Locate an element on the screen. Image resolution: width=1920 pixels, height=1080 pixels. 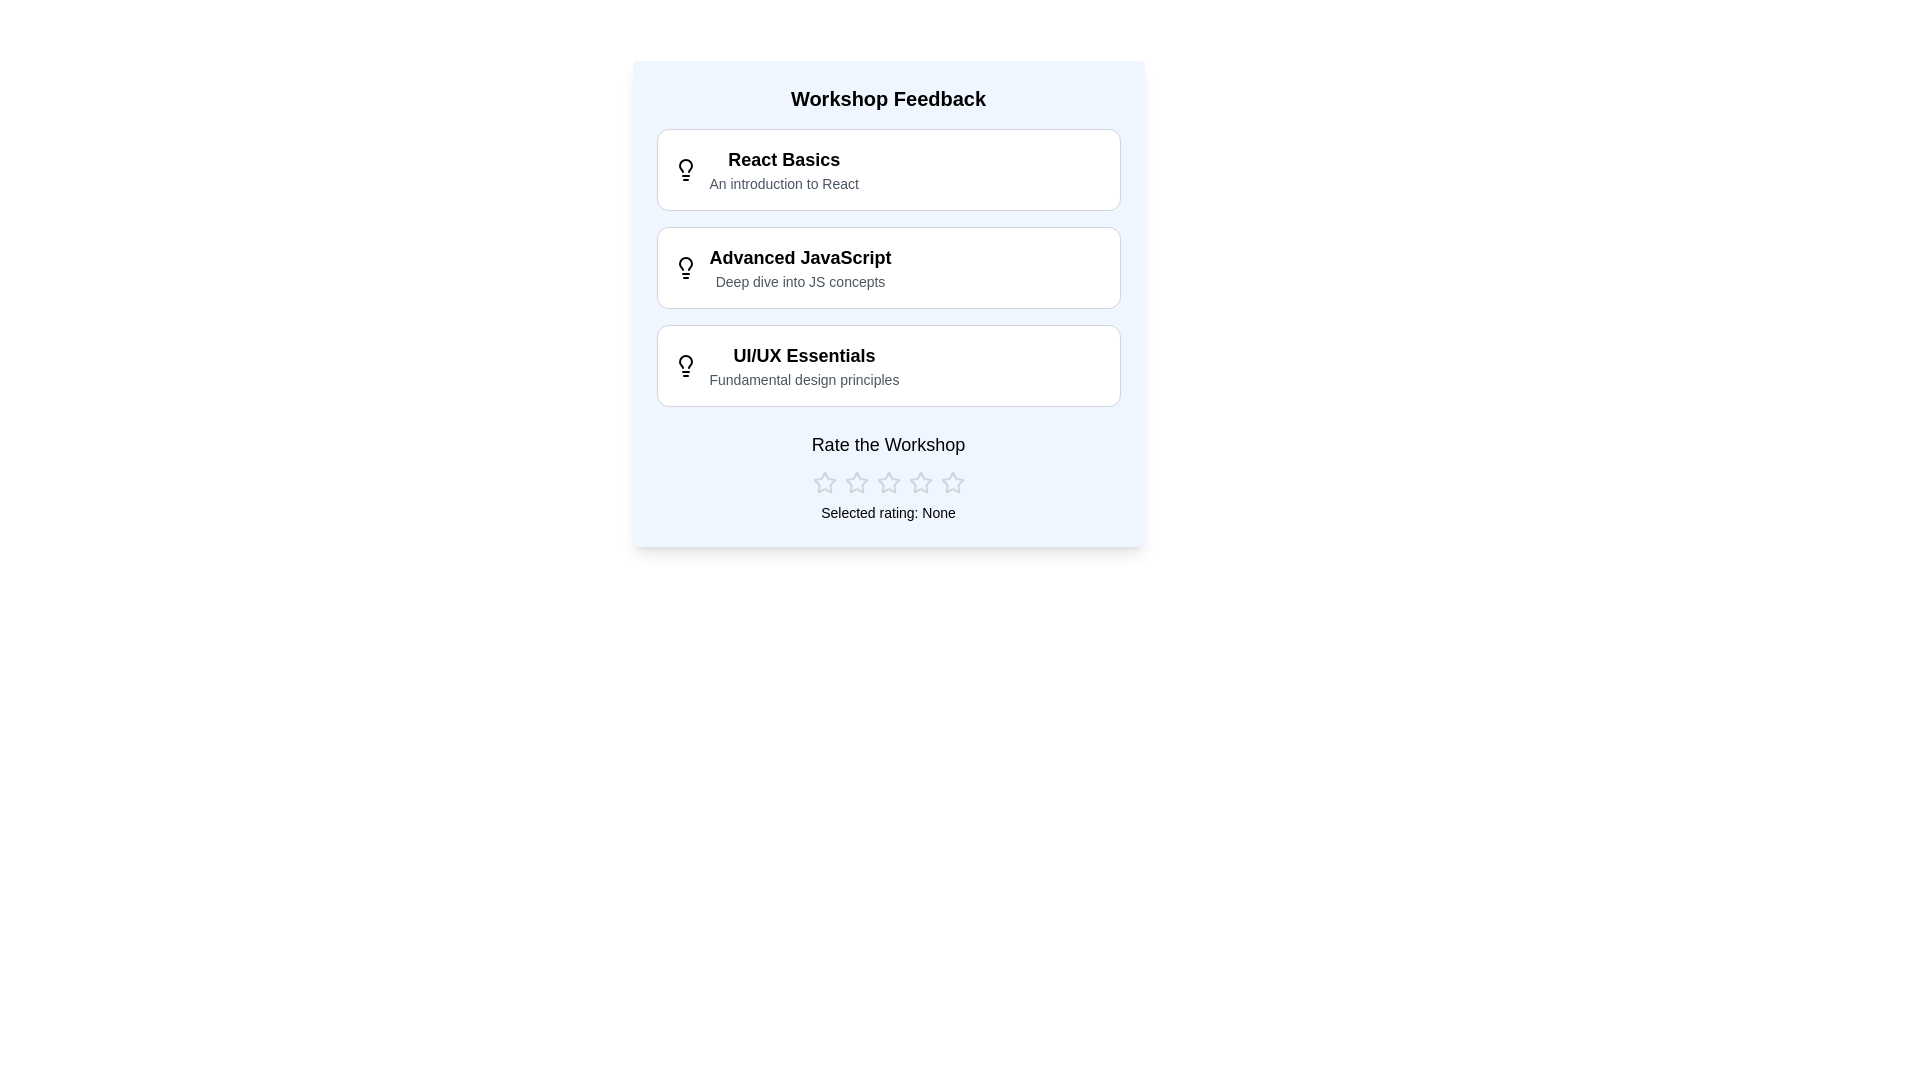
the text label 'Fundamental design principles', which is located under the header 'UI/UX Essentials' within the third card of a vertically stacked list is located at coordinates (804, 380).